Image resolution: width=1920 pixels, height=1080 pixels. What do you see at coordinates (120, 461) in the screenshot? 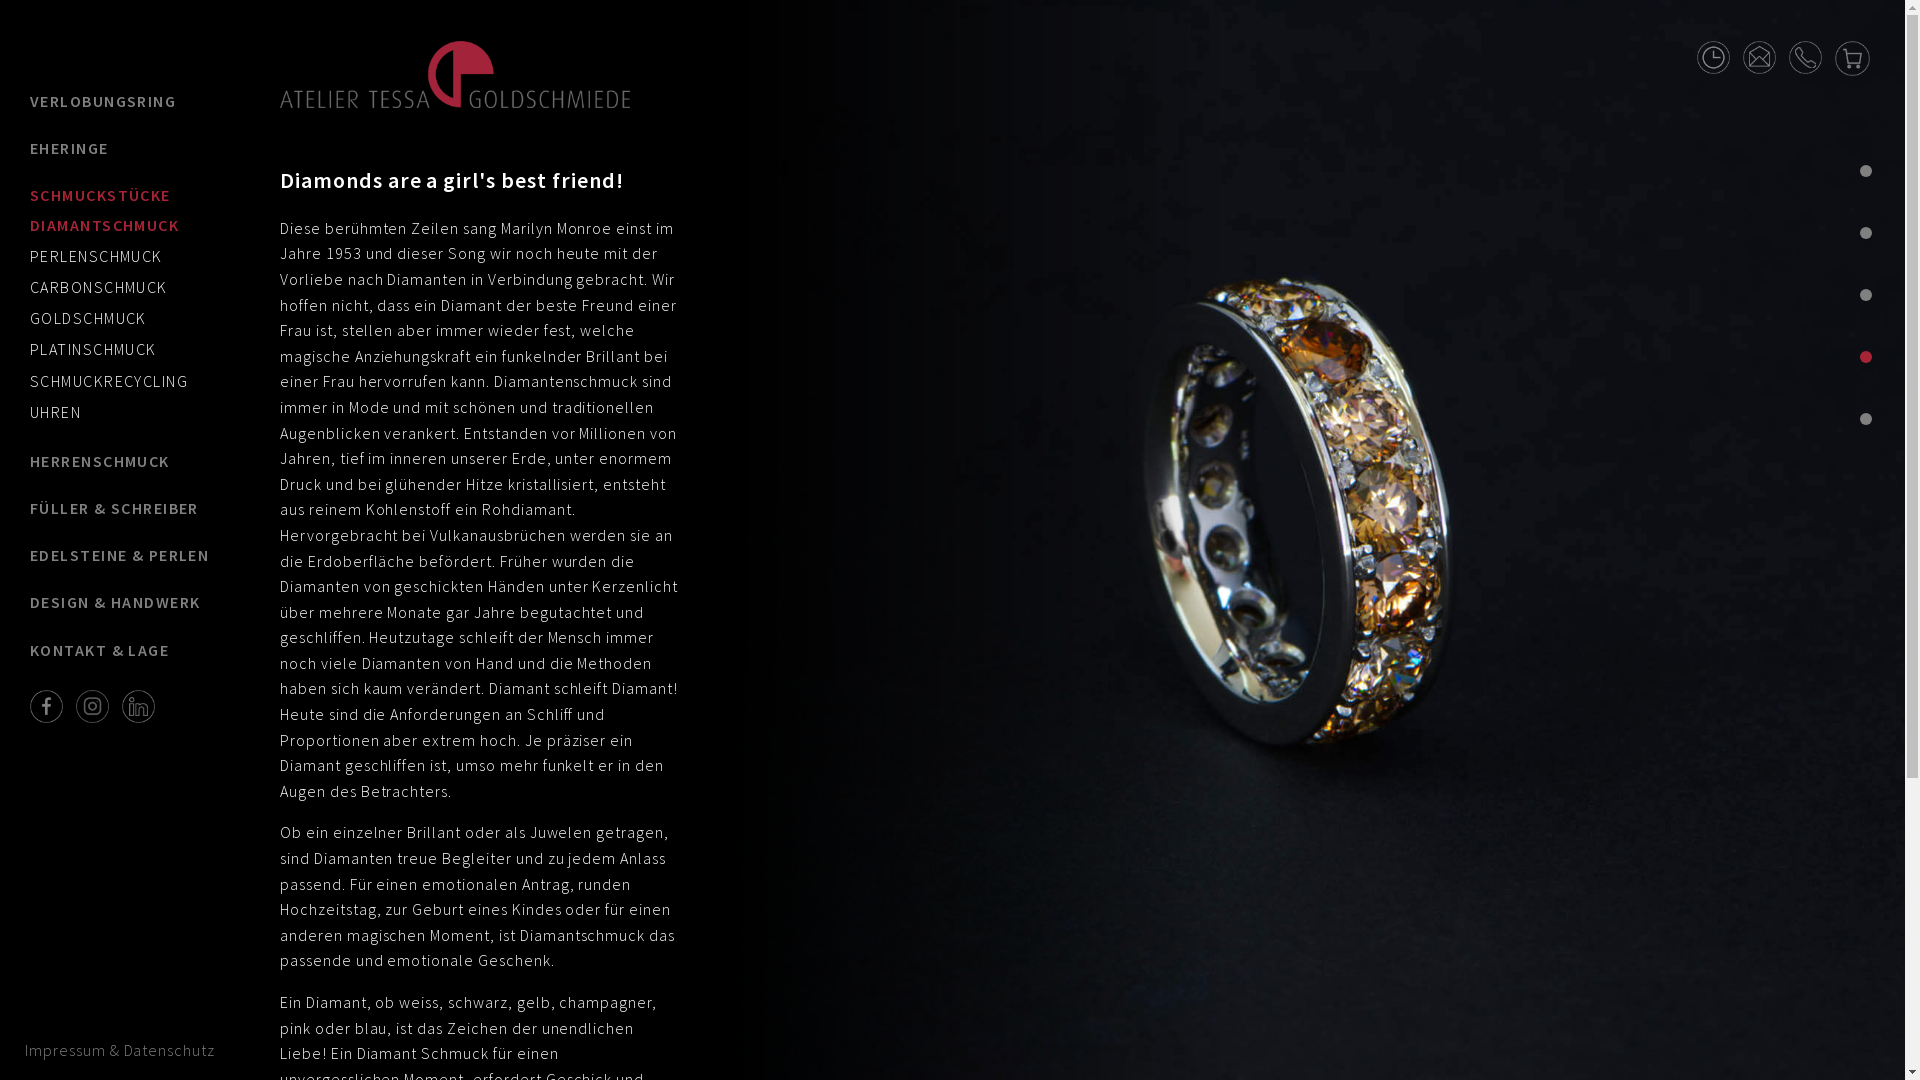
I see `'HERRENSCHMUCK'` at bounding box center [120, 461].